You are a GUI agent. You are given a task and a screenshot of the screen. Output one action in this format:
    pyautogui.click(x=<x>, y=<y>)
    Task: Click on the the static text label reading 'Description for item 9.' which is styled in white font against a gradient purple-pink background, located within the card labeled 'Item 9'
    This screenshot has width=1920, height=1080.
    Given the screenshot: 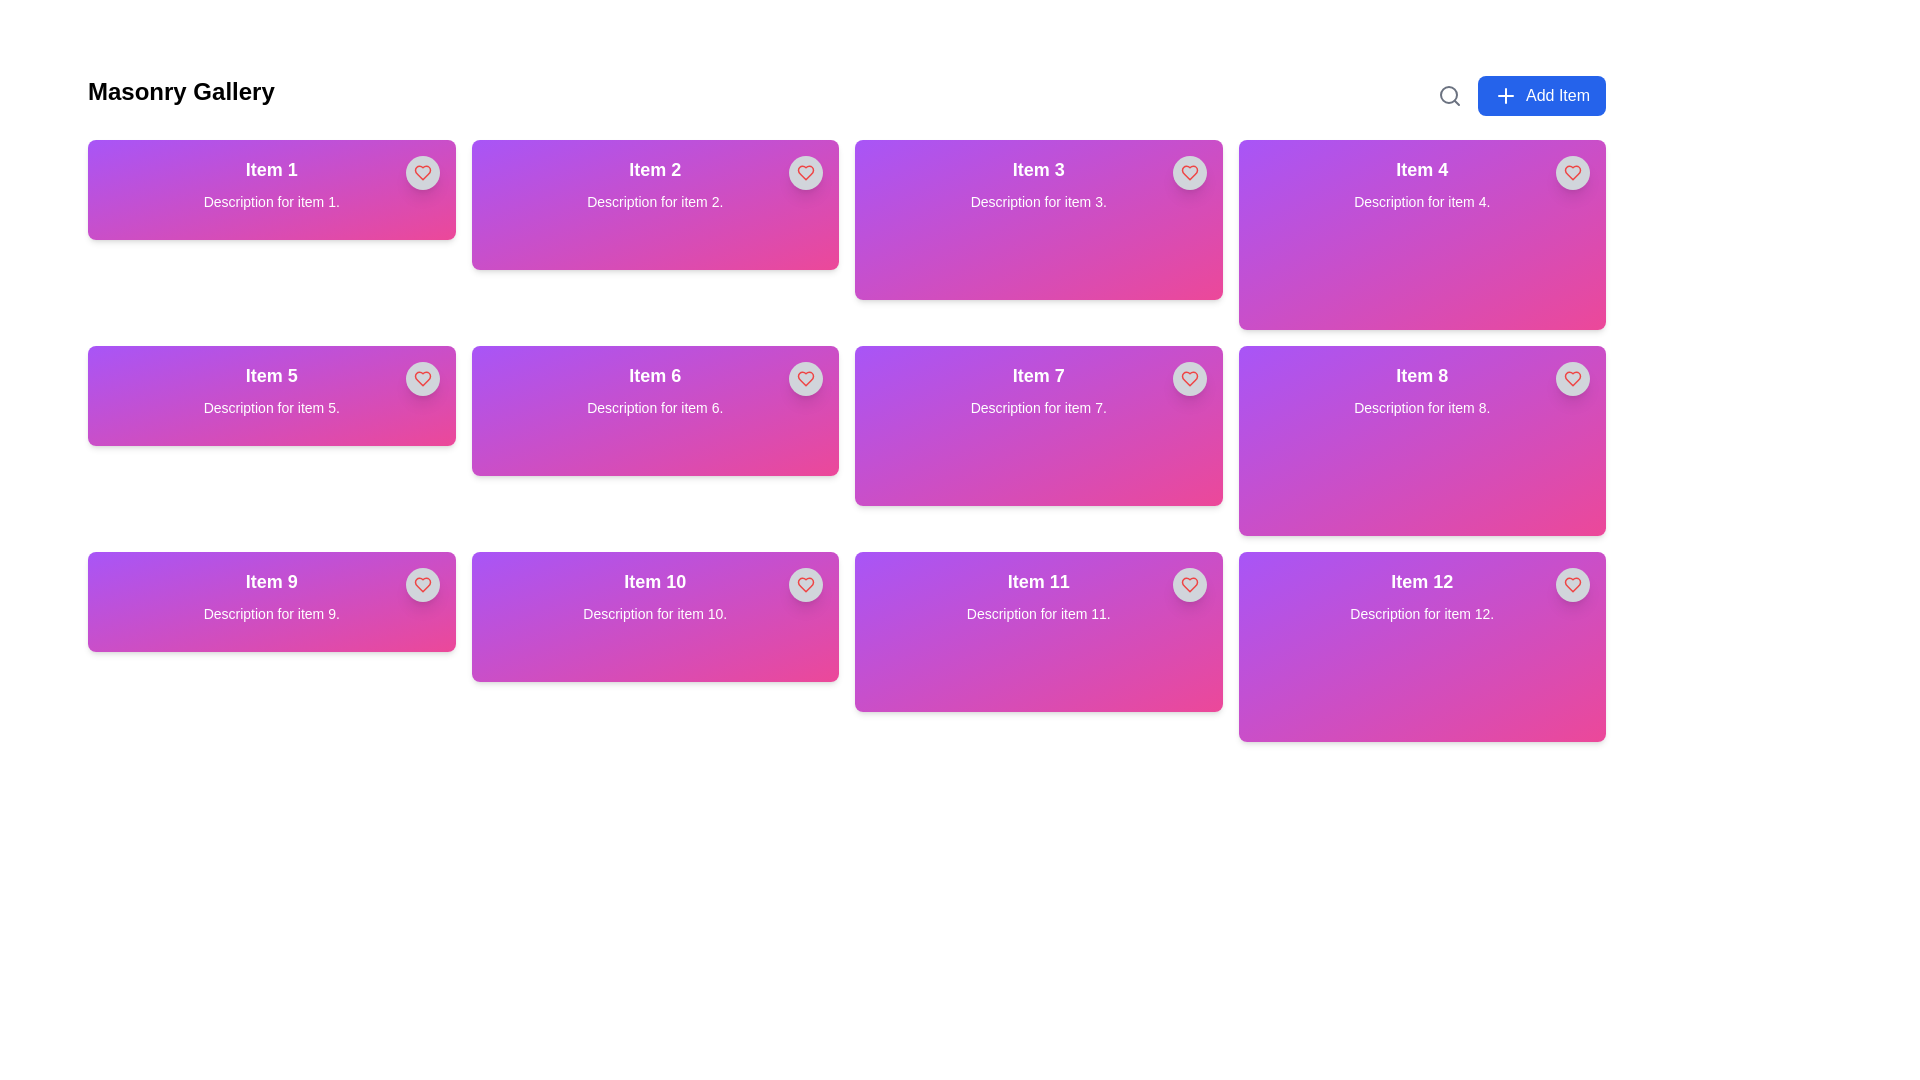 What is the action you would take?
    pyautogui.click(x=270, y=612)
    